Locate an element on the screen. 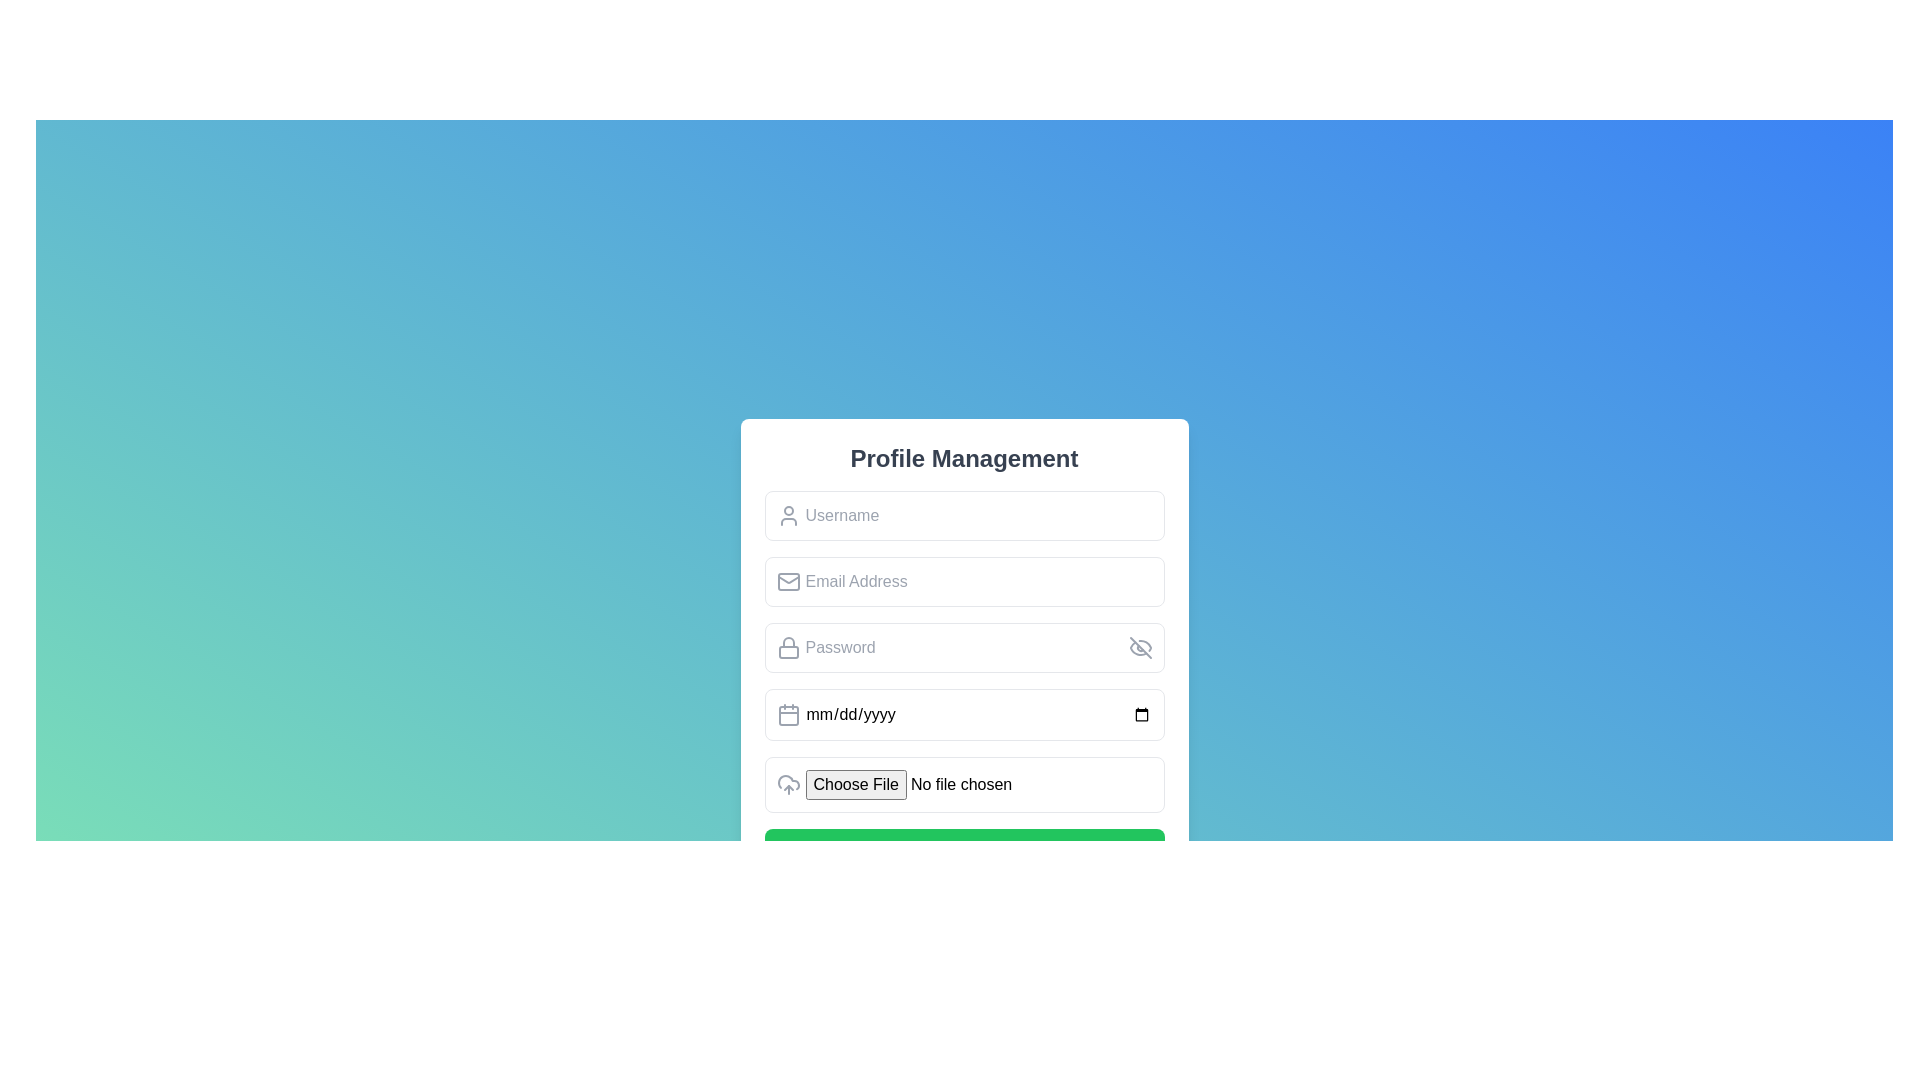  the cloud-shaped upload icon located to the left of the 'No file chosen' text in the file selection input area is located at coordinates (787, 784).